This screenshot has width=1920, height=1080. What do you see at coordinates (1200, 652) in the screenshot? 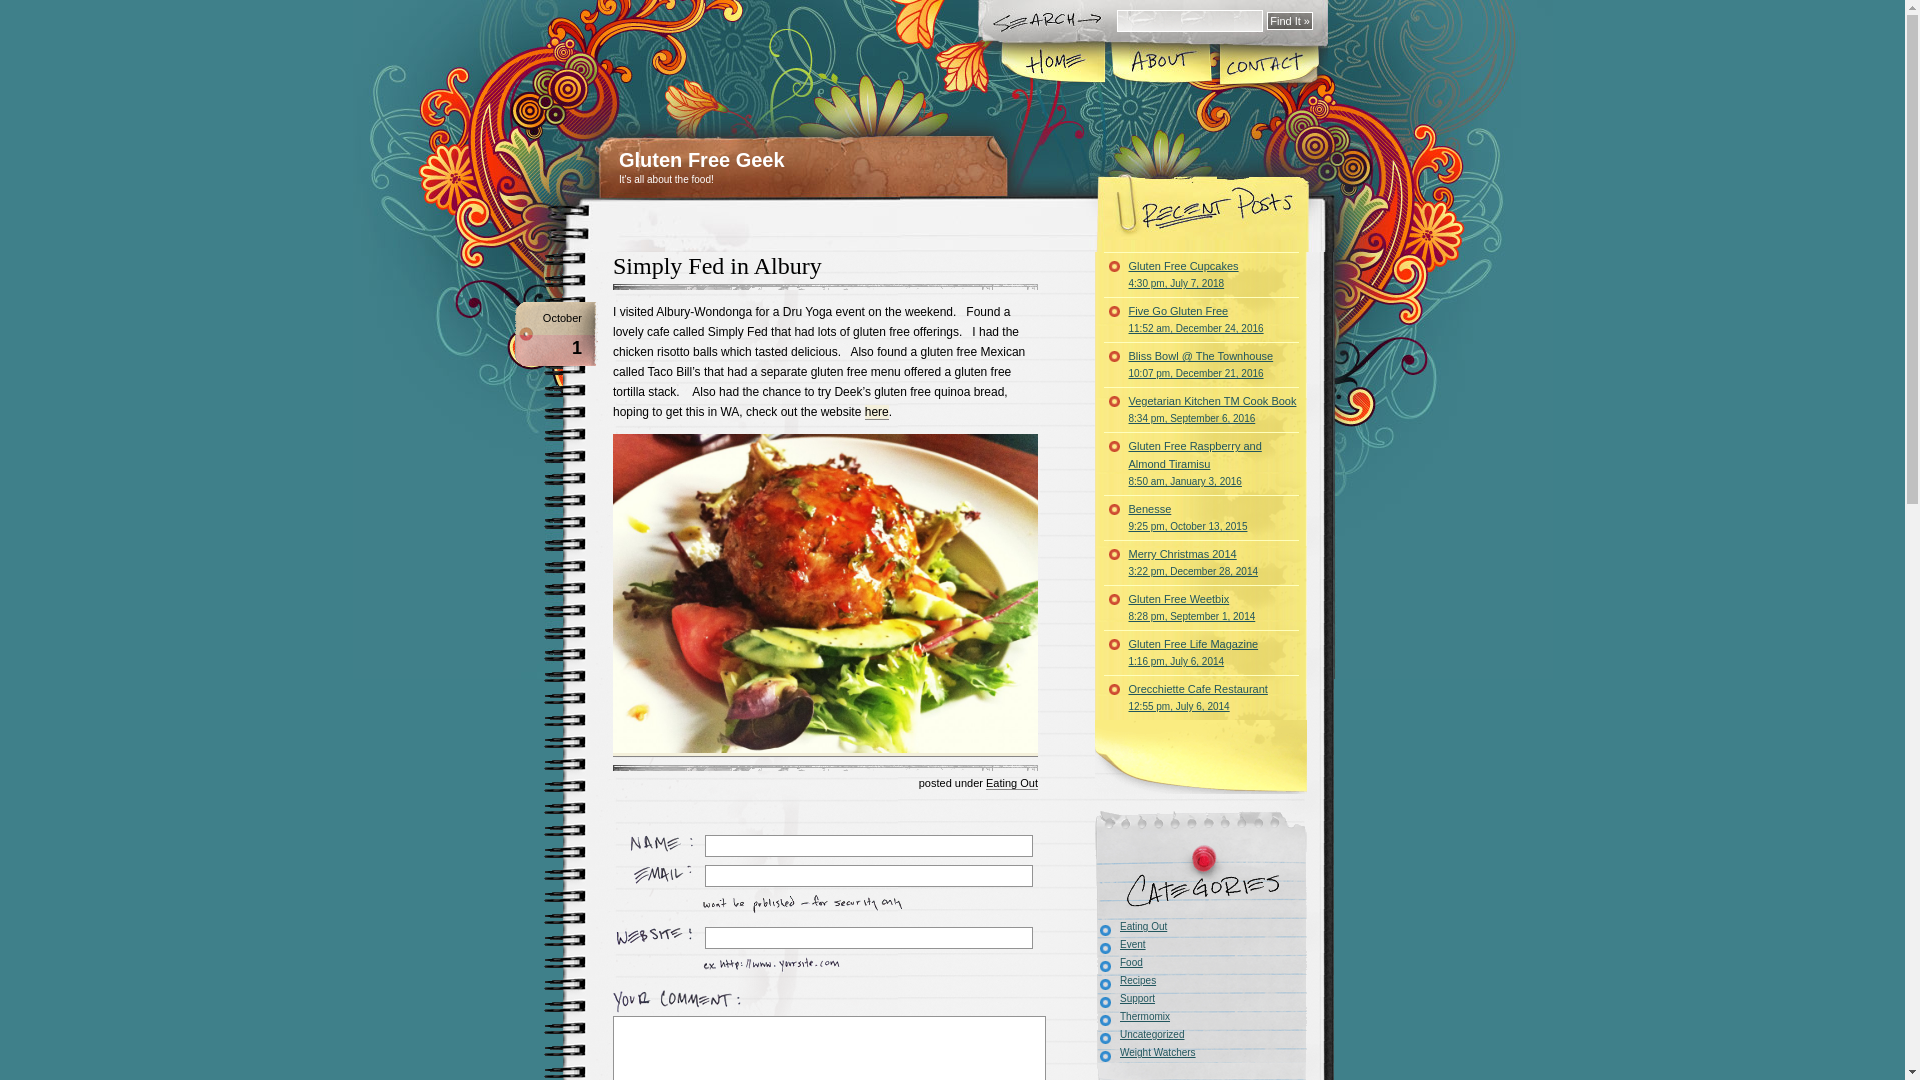
I see `'Gluten Free Life Magazine` at bounding box center [1200, 652].